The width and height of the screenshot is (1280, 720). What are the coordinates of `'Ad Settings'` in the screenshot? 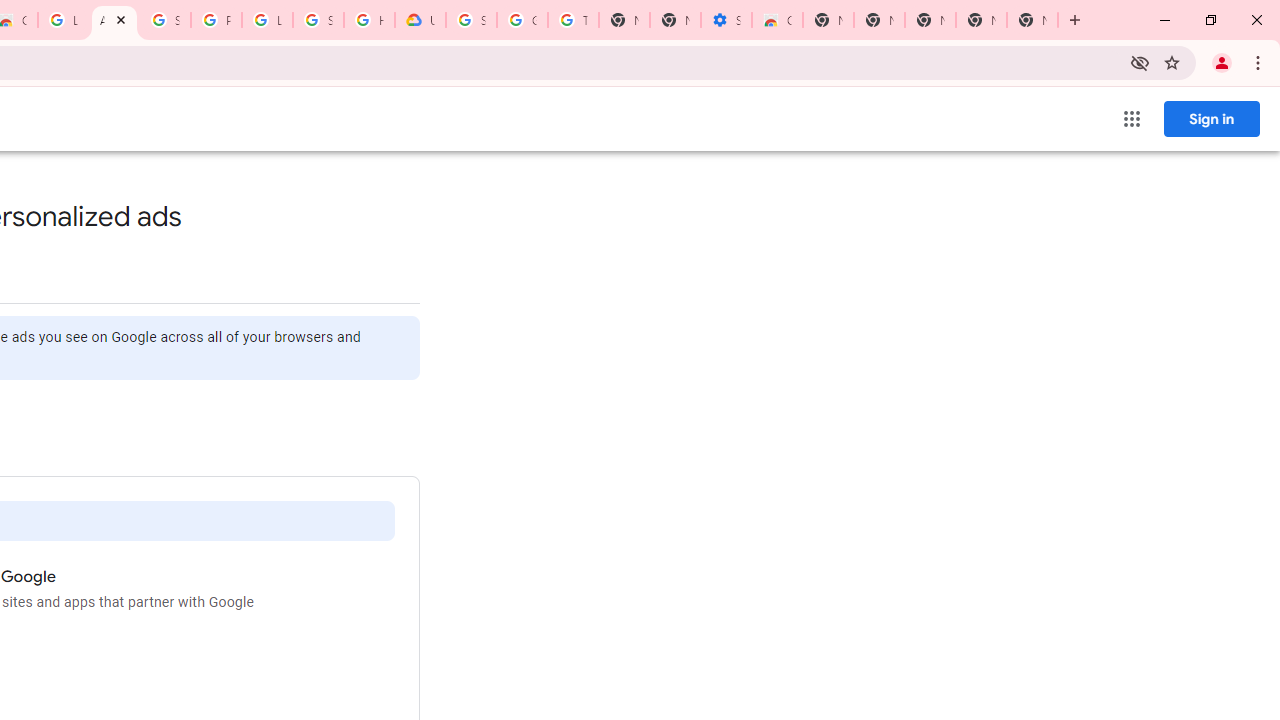 It's located at (112, 20).